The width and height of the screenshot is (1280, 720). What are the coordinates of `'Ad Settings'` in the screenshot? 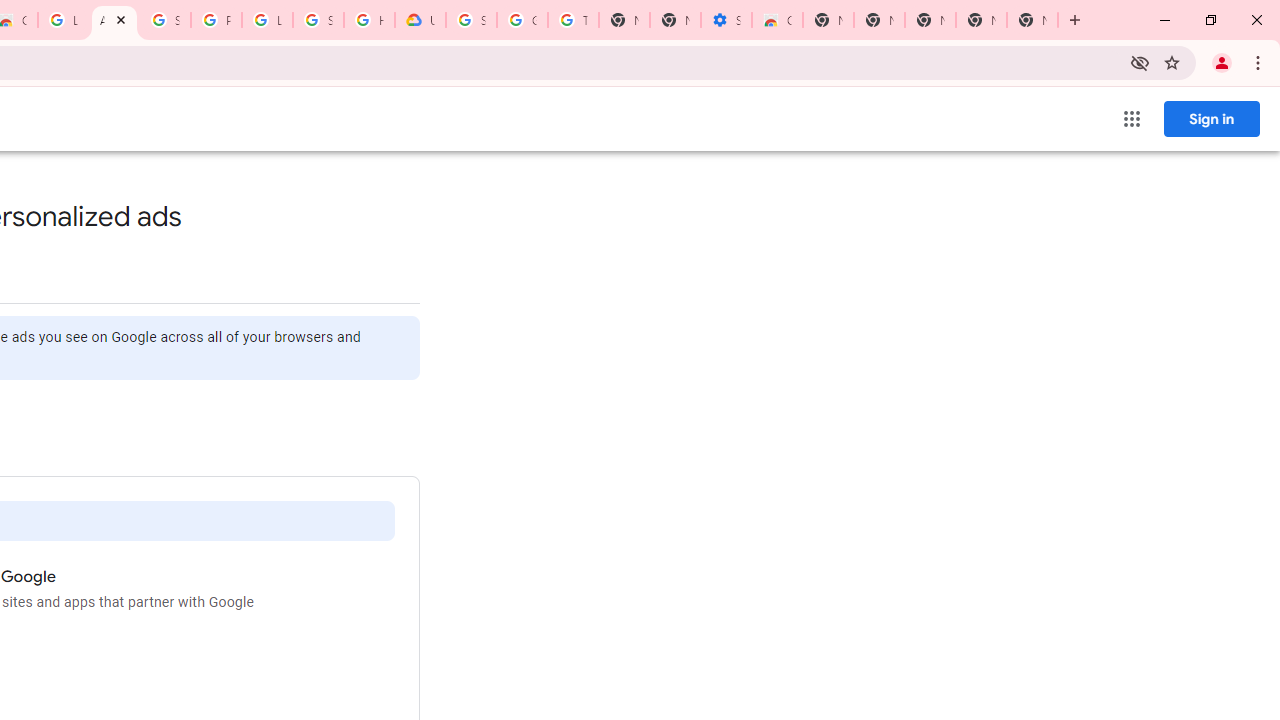 It's located at (112, 20).